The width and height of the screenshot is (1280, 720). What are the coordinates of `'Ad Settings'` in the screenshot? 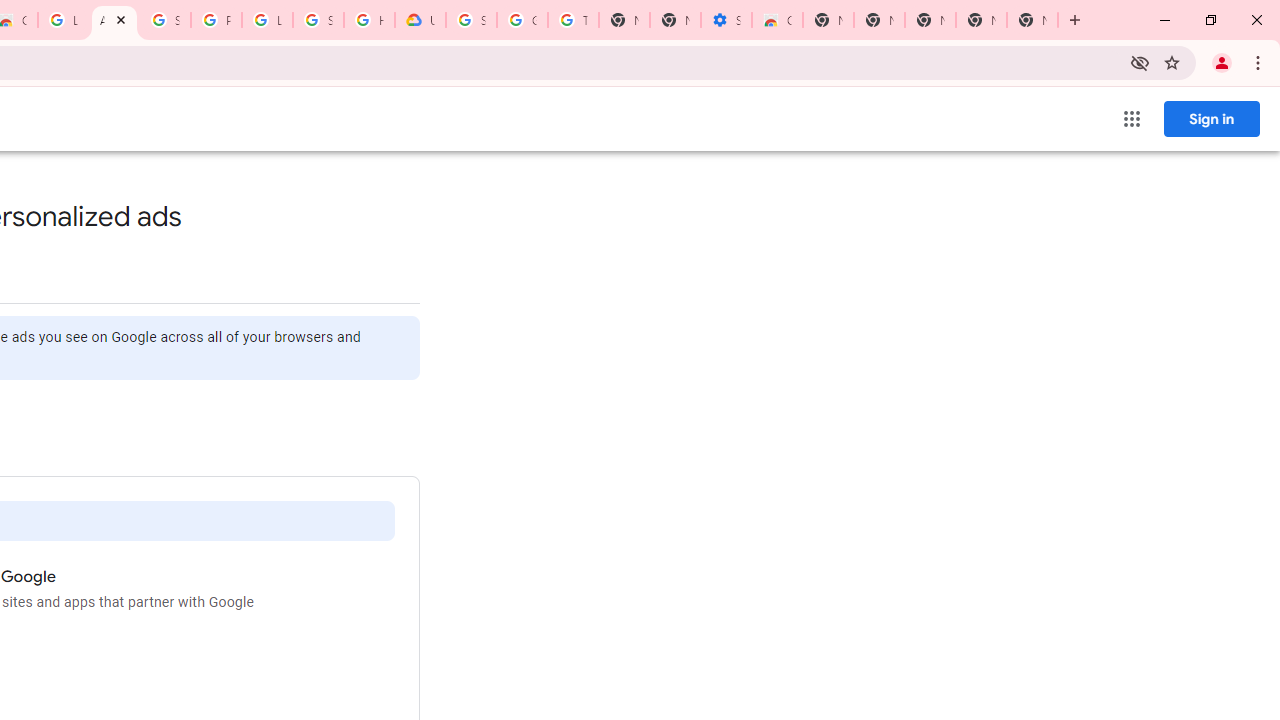 It's located at (112, 20).